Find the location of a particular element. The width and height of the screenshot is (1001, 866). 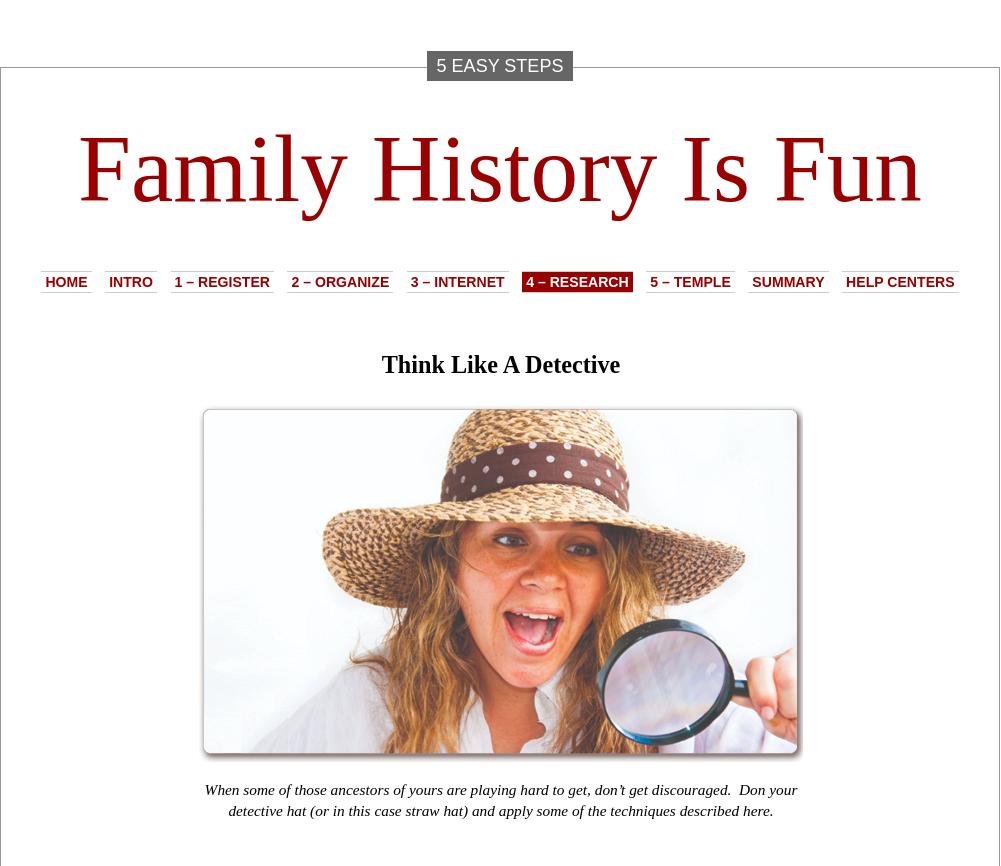

'5 Easy Steps' is located at coordinates (499, 65).